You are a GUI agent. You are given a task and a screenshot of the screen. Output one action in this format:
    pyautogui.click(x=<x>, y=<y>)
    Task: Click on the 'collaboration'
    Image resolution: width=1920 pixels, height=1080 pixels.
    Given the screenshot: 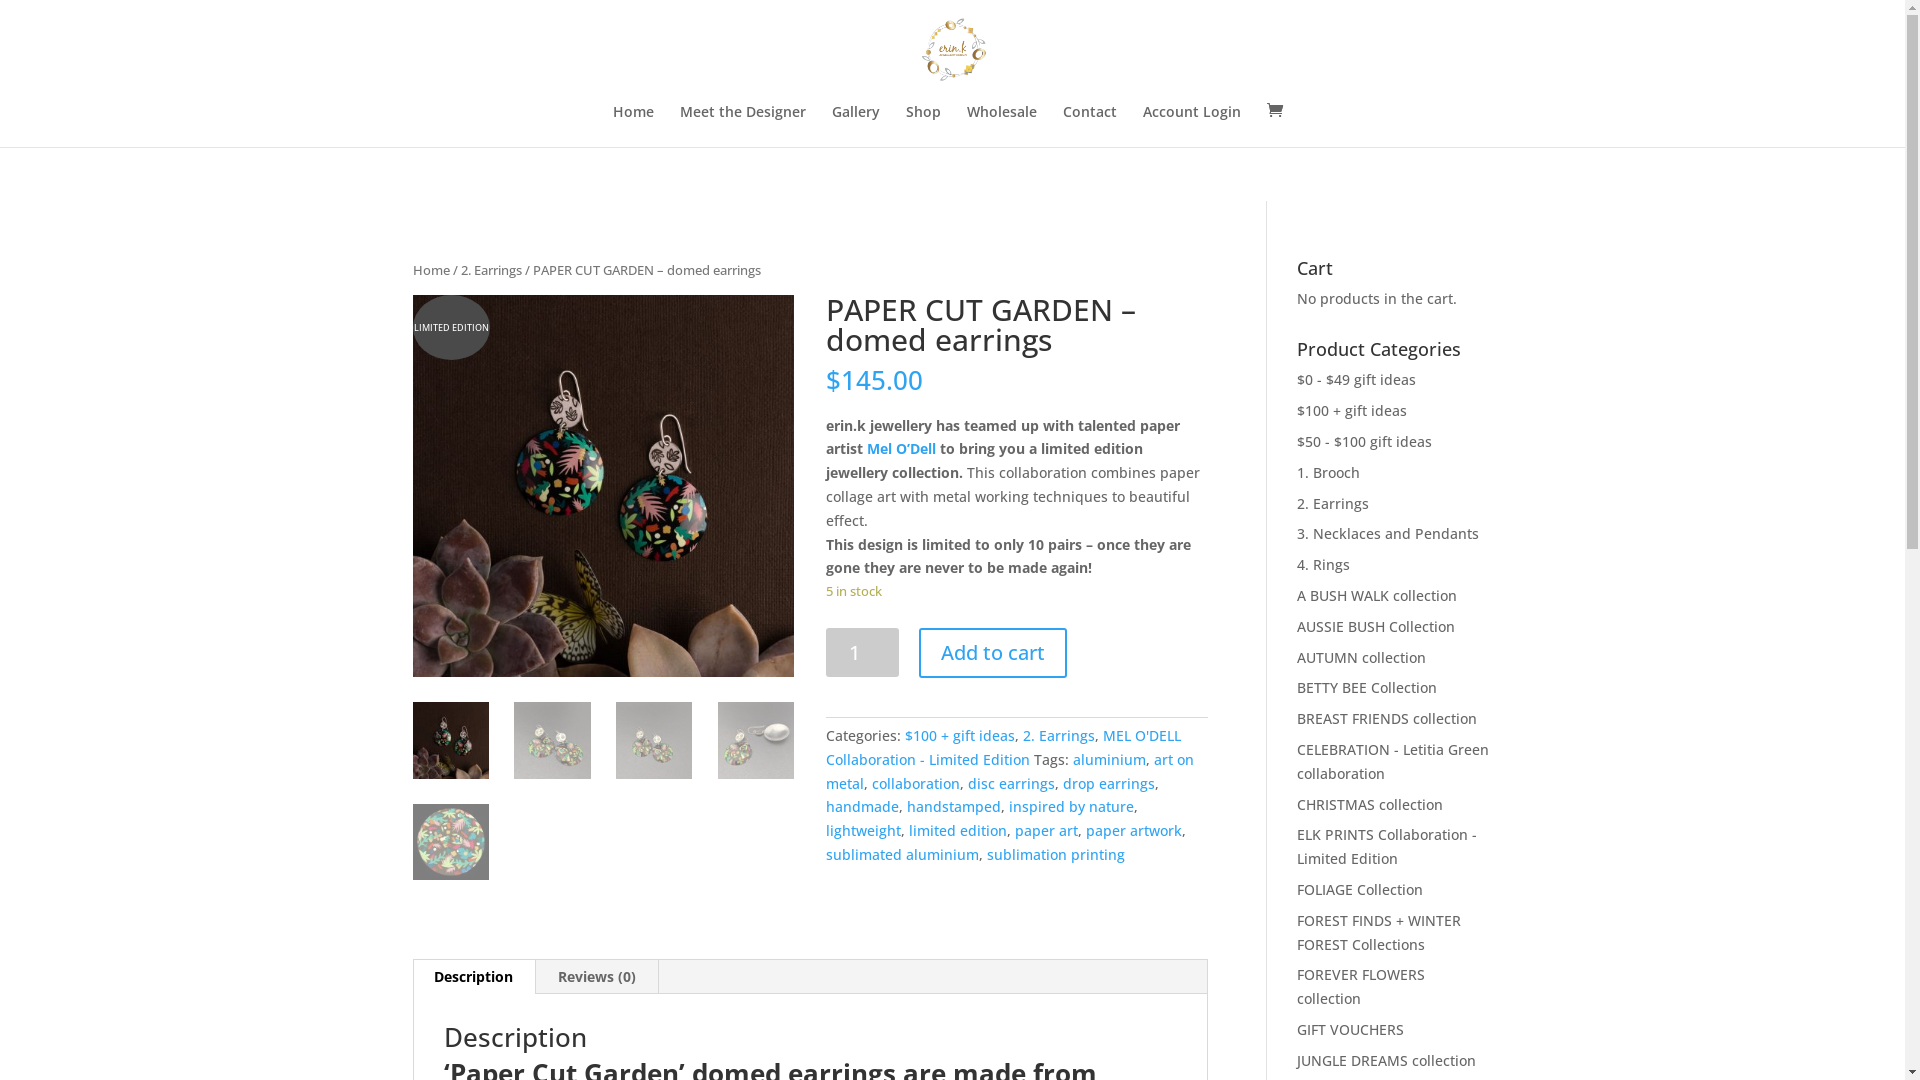 What is the action you would take?
    pyautogui.click(x=915, y=782)
    